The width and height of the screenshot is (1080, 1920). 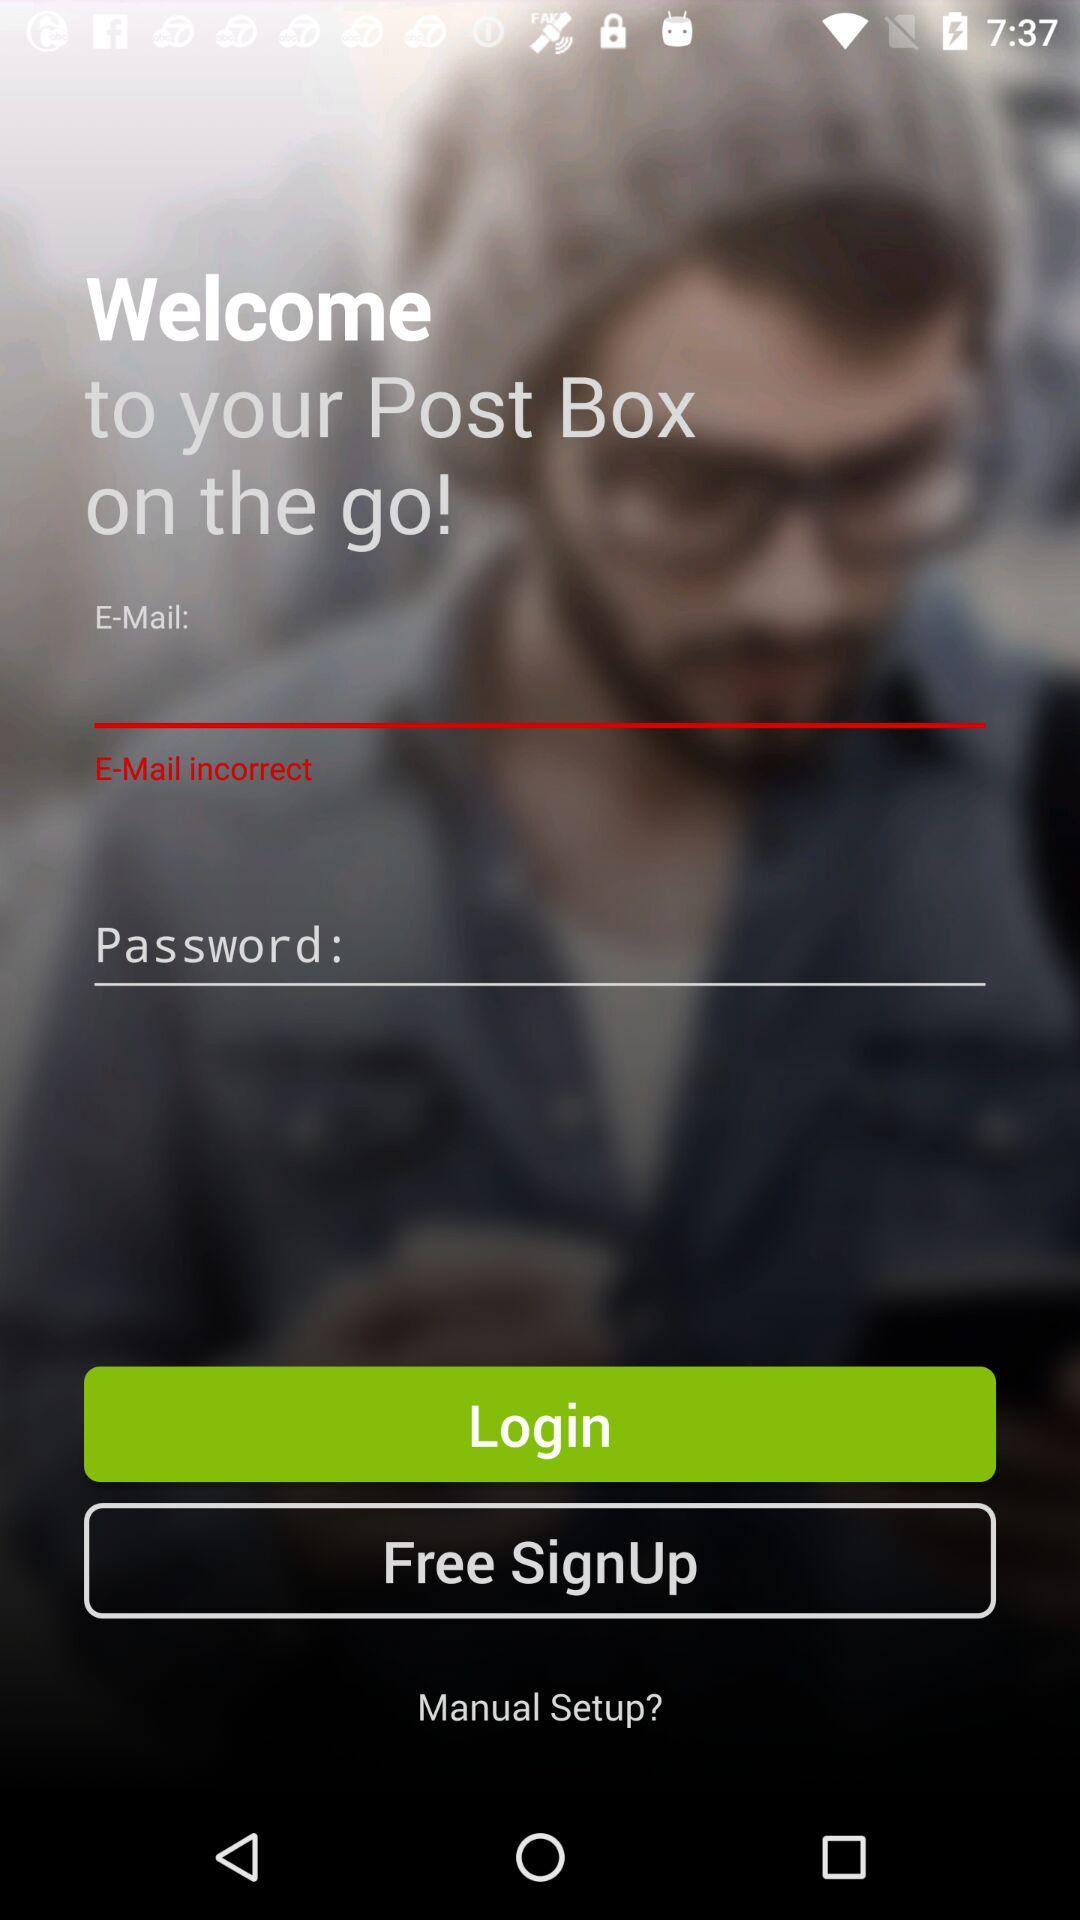 I want to click on password, so click(x=540, y=946).